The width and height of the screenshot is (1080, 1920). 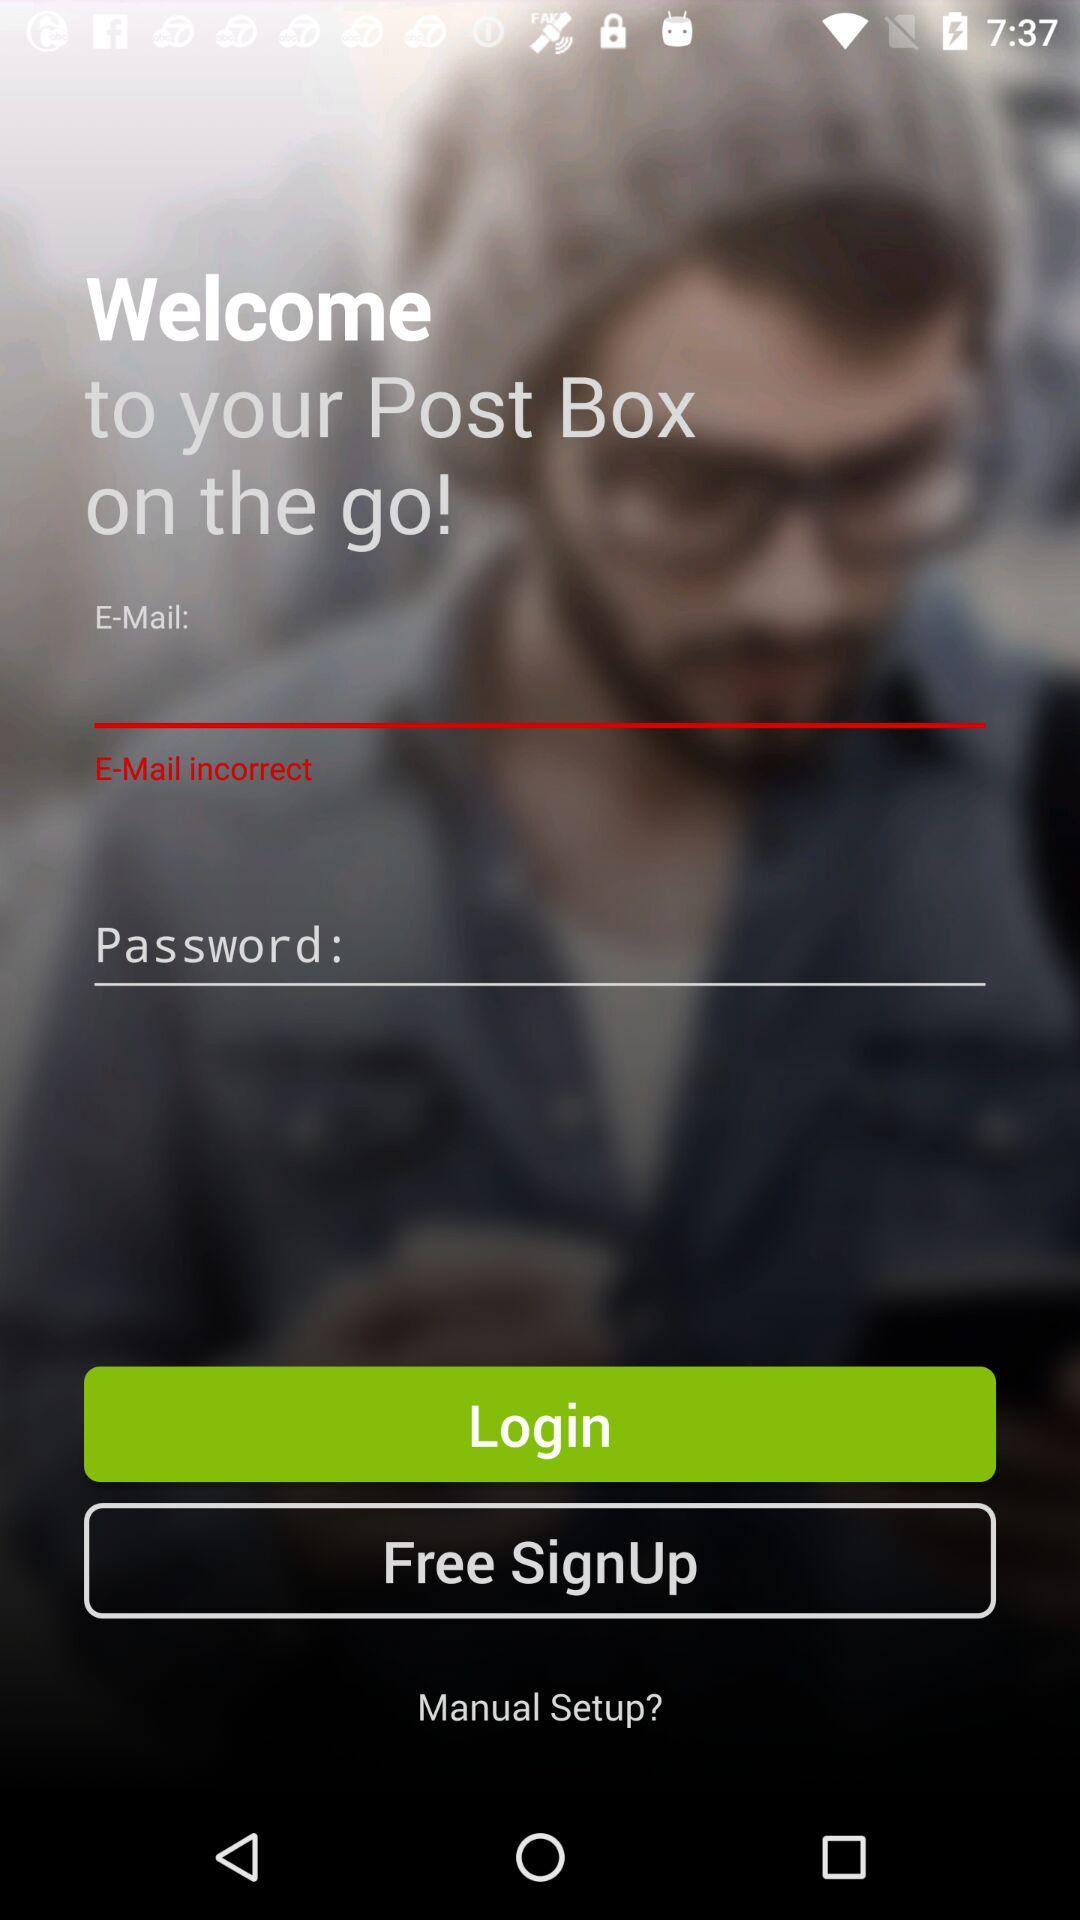 I want to click on password, so click(x=540, y=946).